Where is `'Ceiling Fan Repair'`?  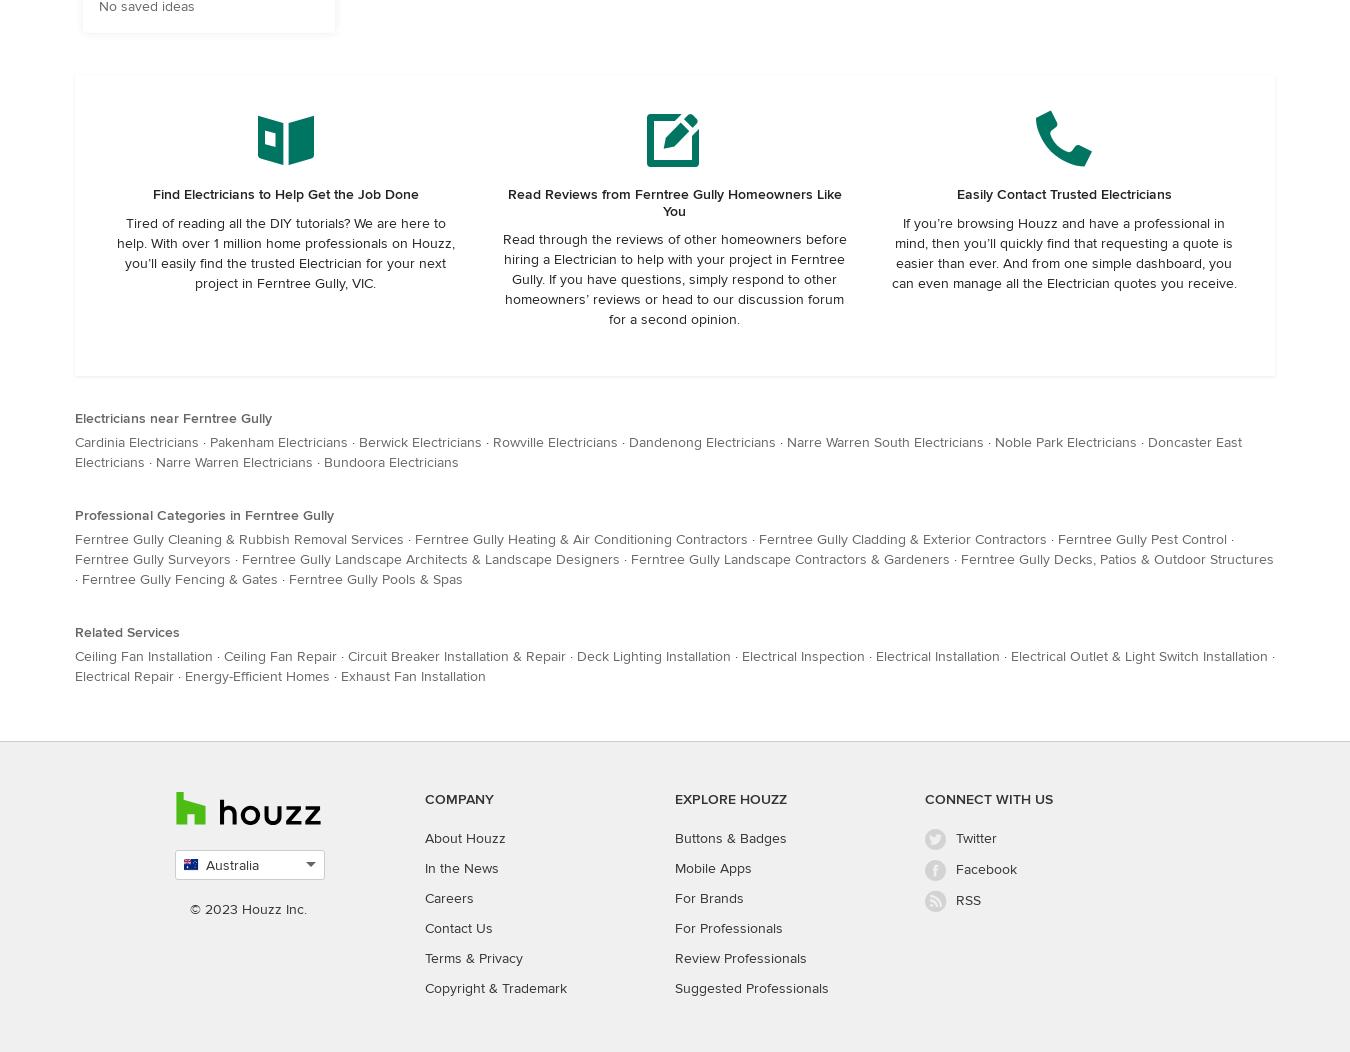
'Ceiling Fan Repair' is located at coordinates (223, 655).